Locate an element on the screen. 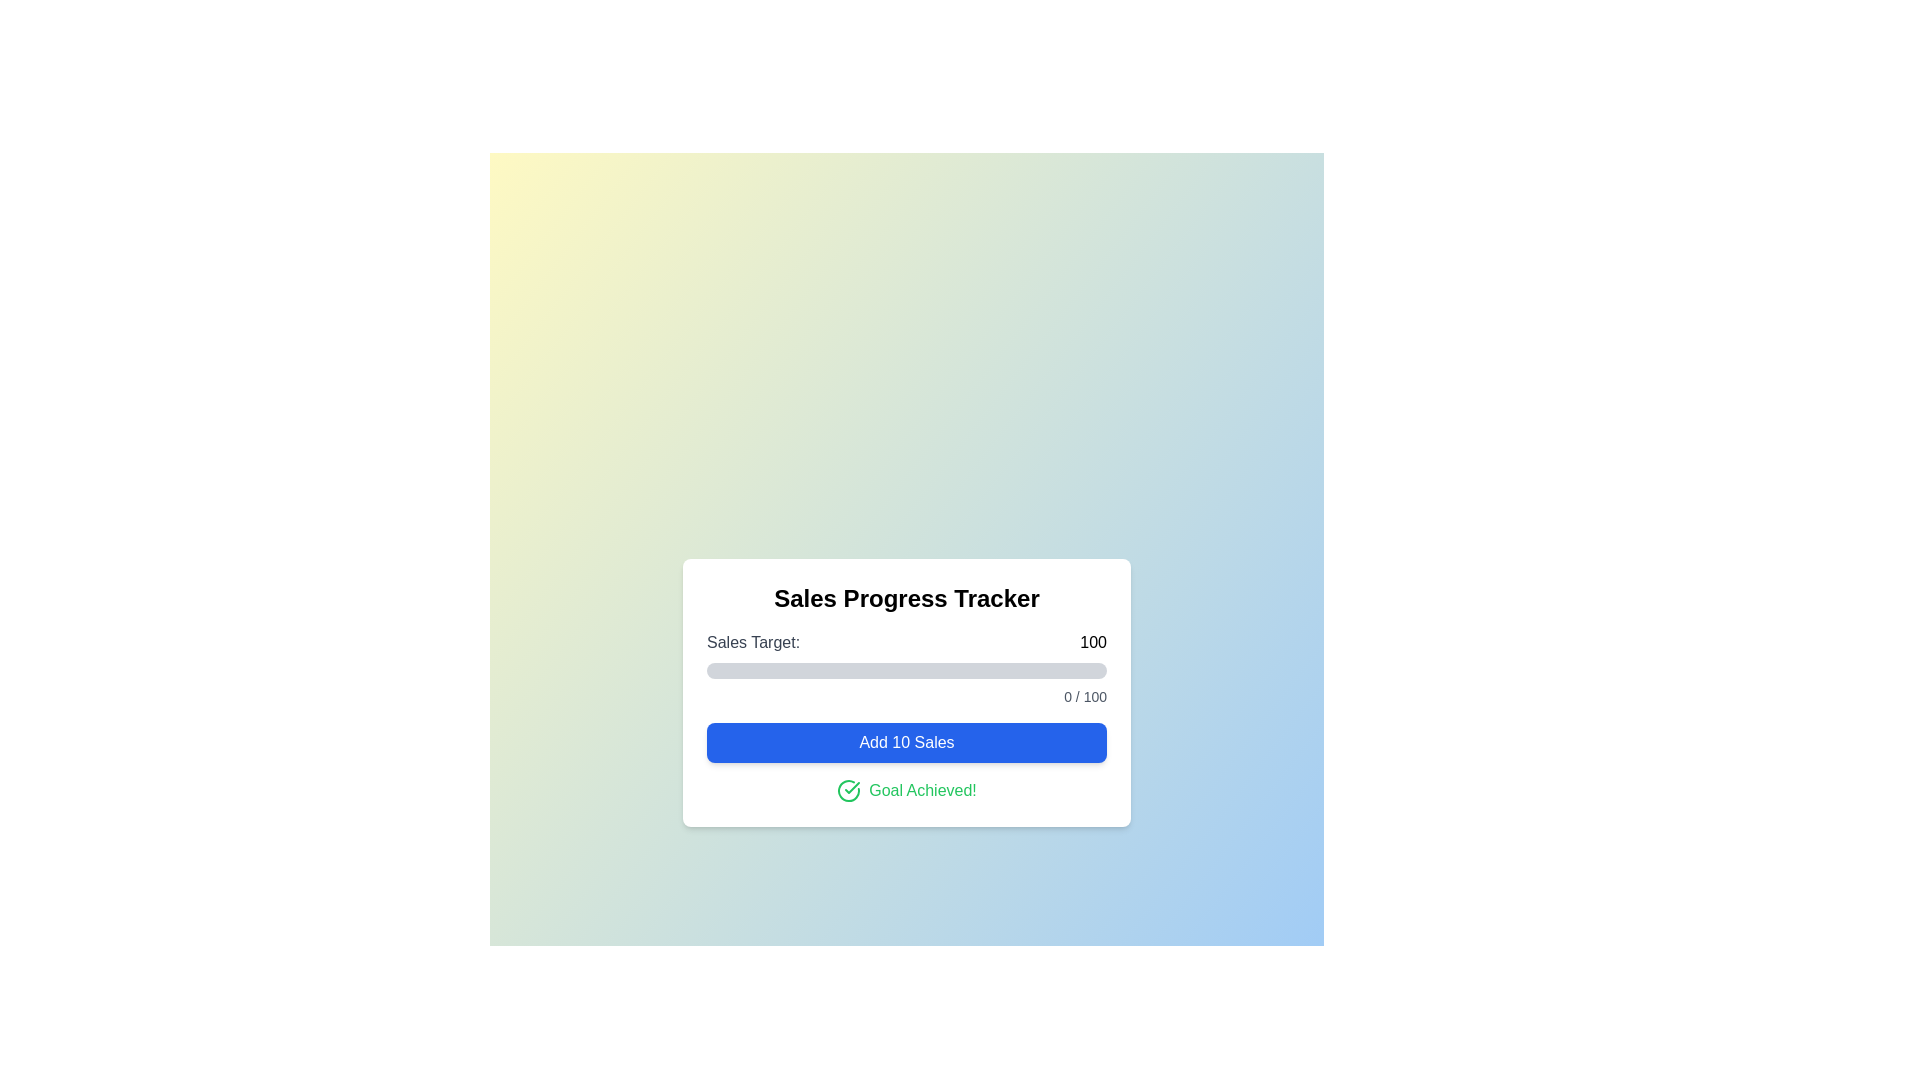 This screenshot has width=1920, height=1080. text from the Progress bar with accompanying information located under the 'Sales Progress Tracker' heading and above the 'Add 10 Sales' button is located at coordinates (906, 668).